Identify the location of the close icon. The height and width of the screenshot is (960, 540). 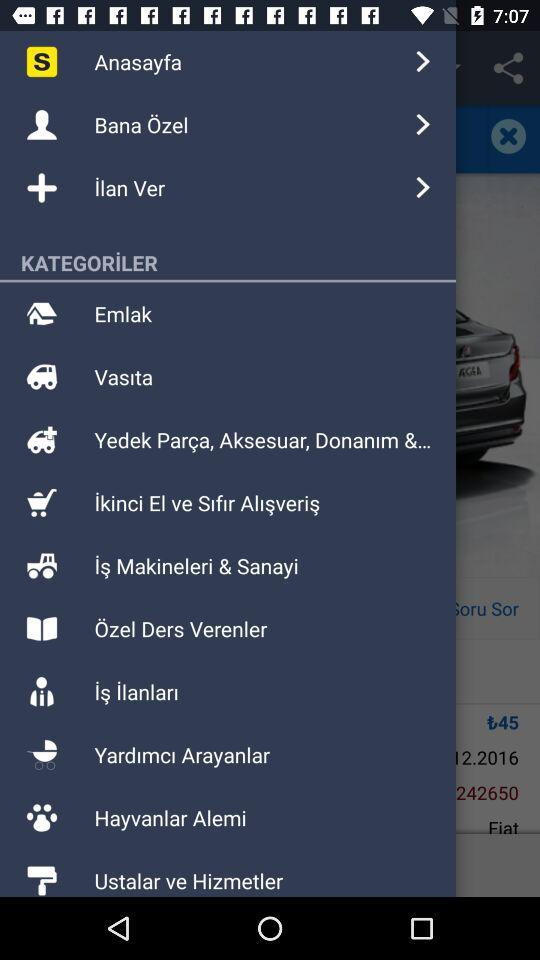
(508, 135).